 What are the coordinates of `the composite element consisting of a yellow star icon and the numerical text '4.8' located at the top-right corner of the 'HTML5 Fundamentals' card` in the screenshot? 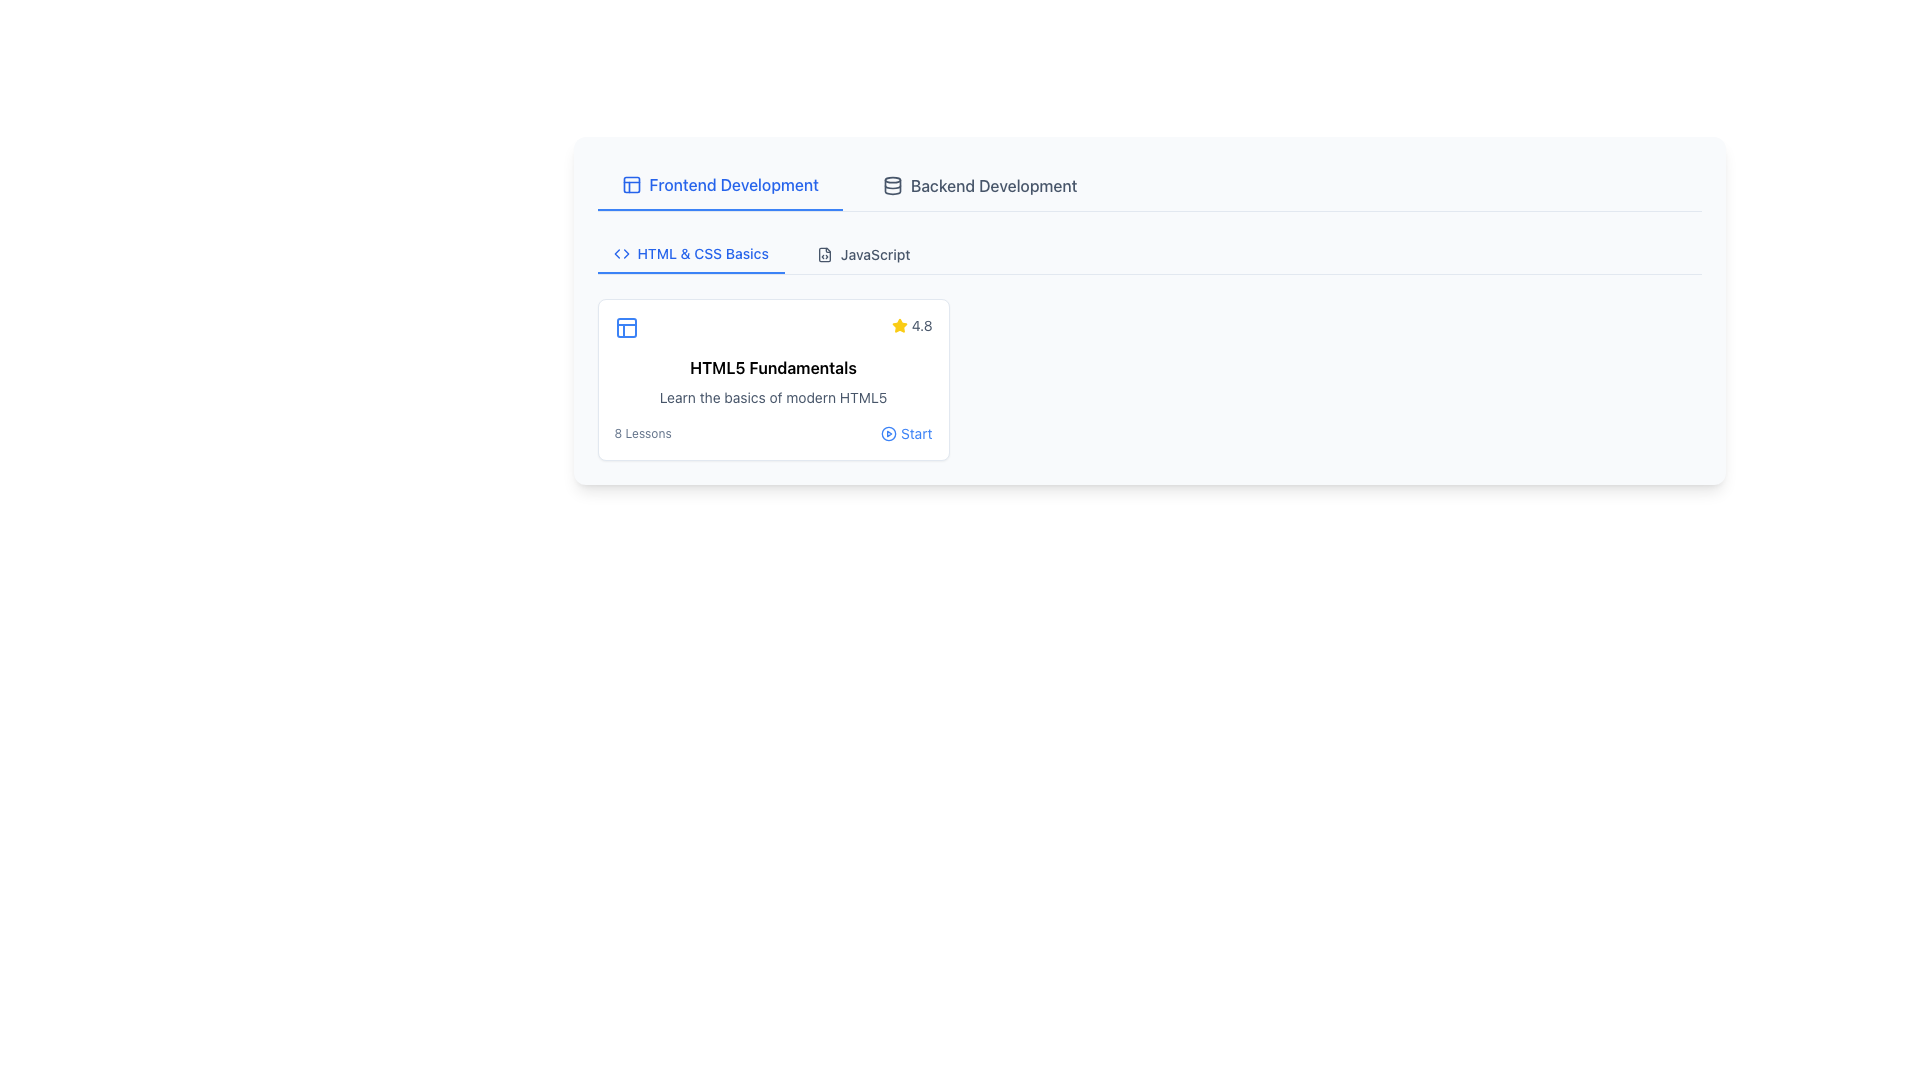 It's located at (911, 325).